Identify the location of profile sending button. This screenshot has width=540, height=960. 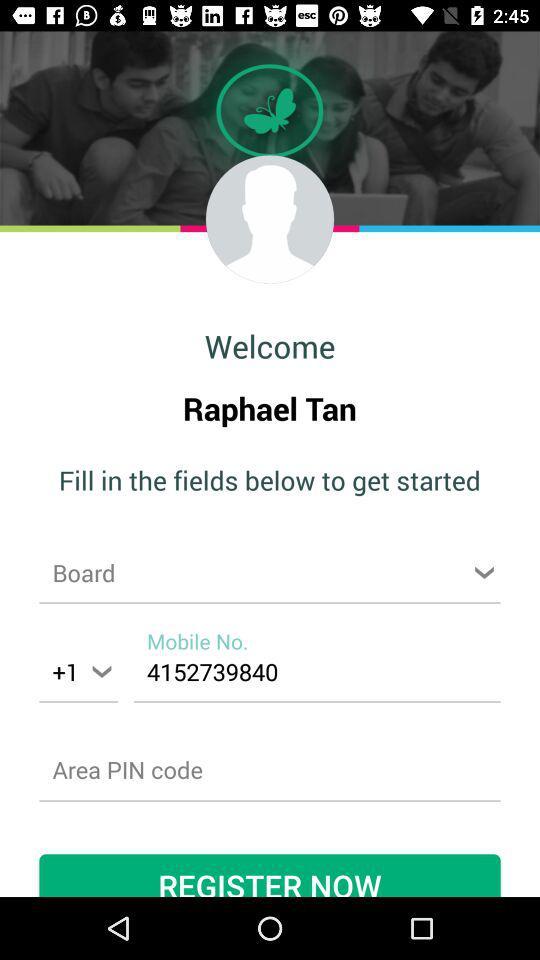
(270, 219).